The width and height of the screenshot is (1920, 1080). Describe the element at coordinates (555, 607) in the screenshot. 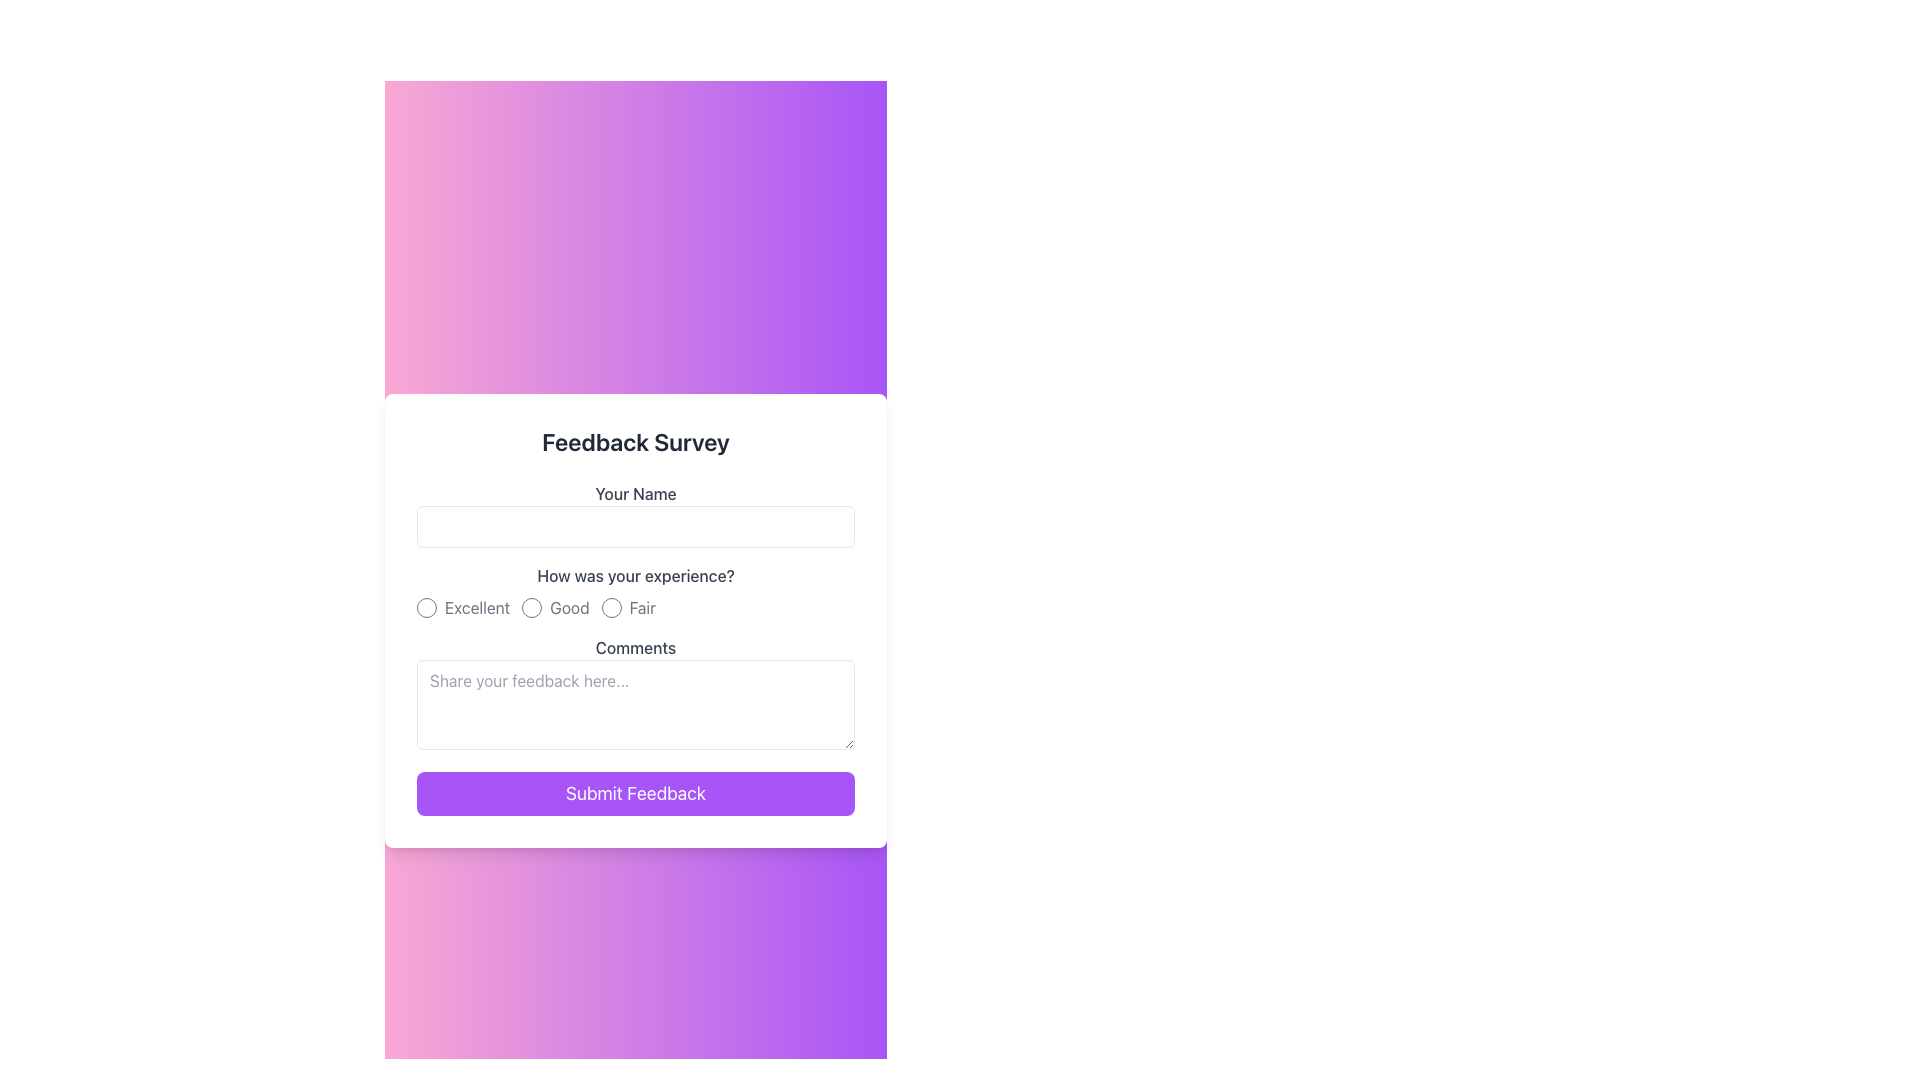

I see `the radio button associated with the 'Good' label in the feedback survey` at that location.